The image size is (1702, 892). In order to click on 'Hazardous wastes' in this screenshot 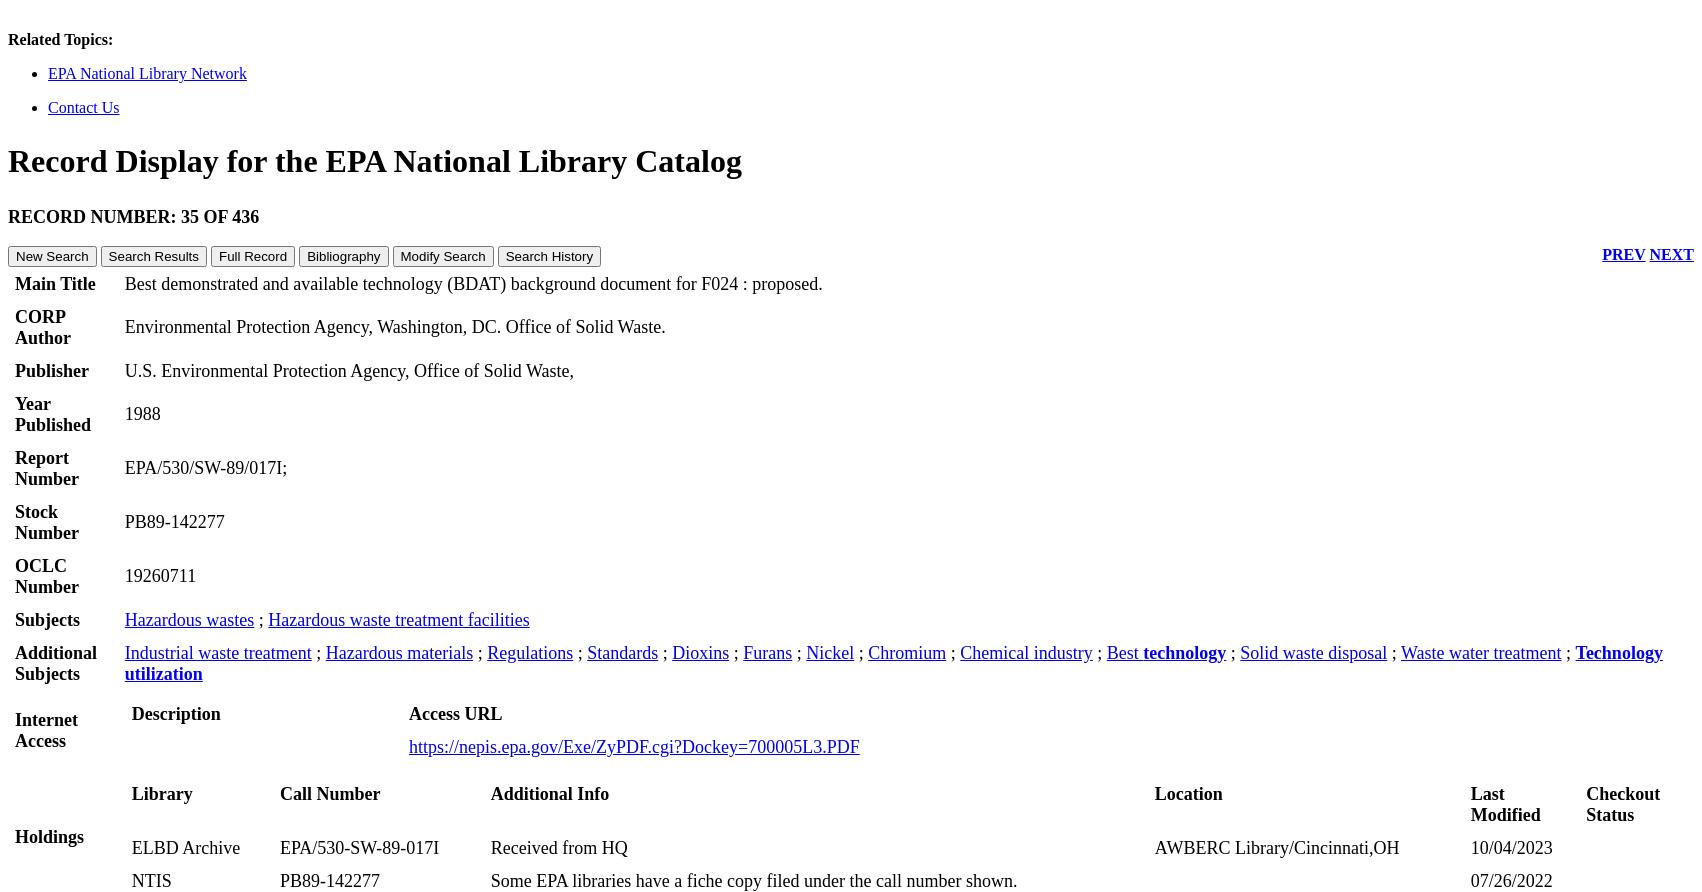, I will do `click(187, 617)`.